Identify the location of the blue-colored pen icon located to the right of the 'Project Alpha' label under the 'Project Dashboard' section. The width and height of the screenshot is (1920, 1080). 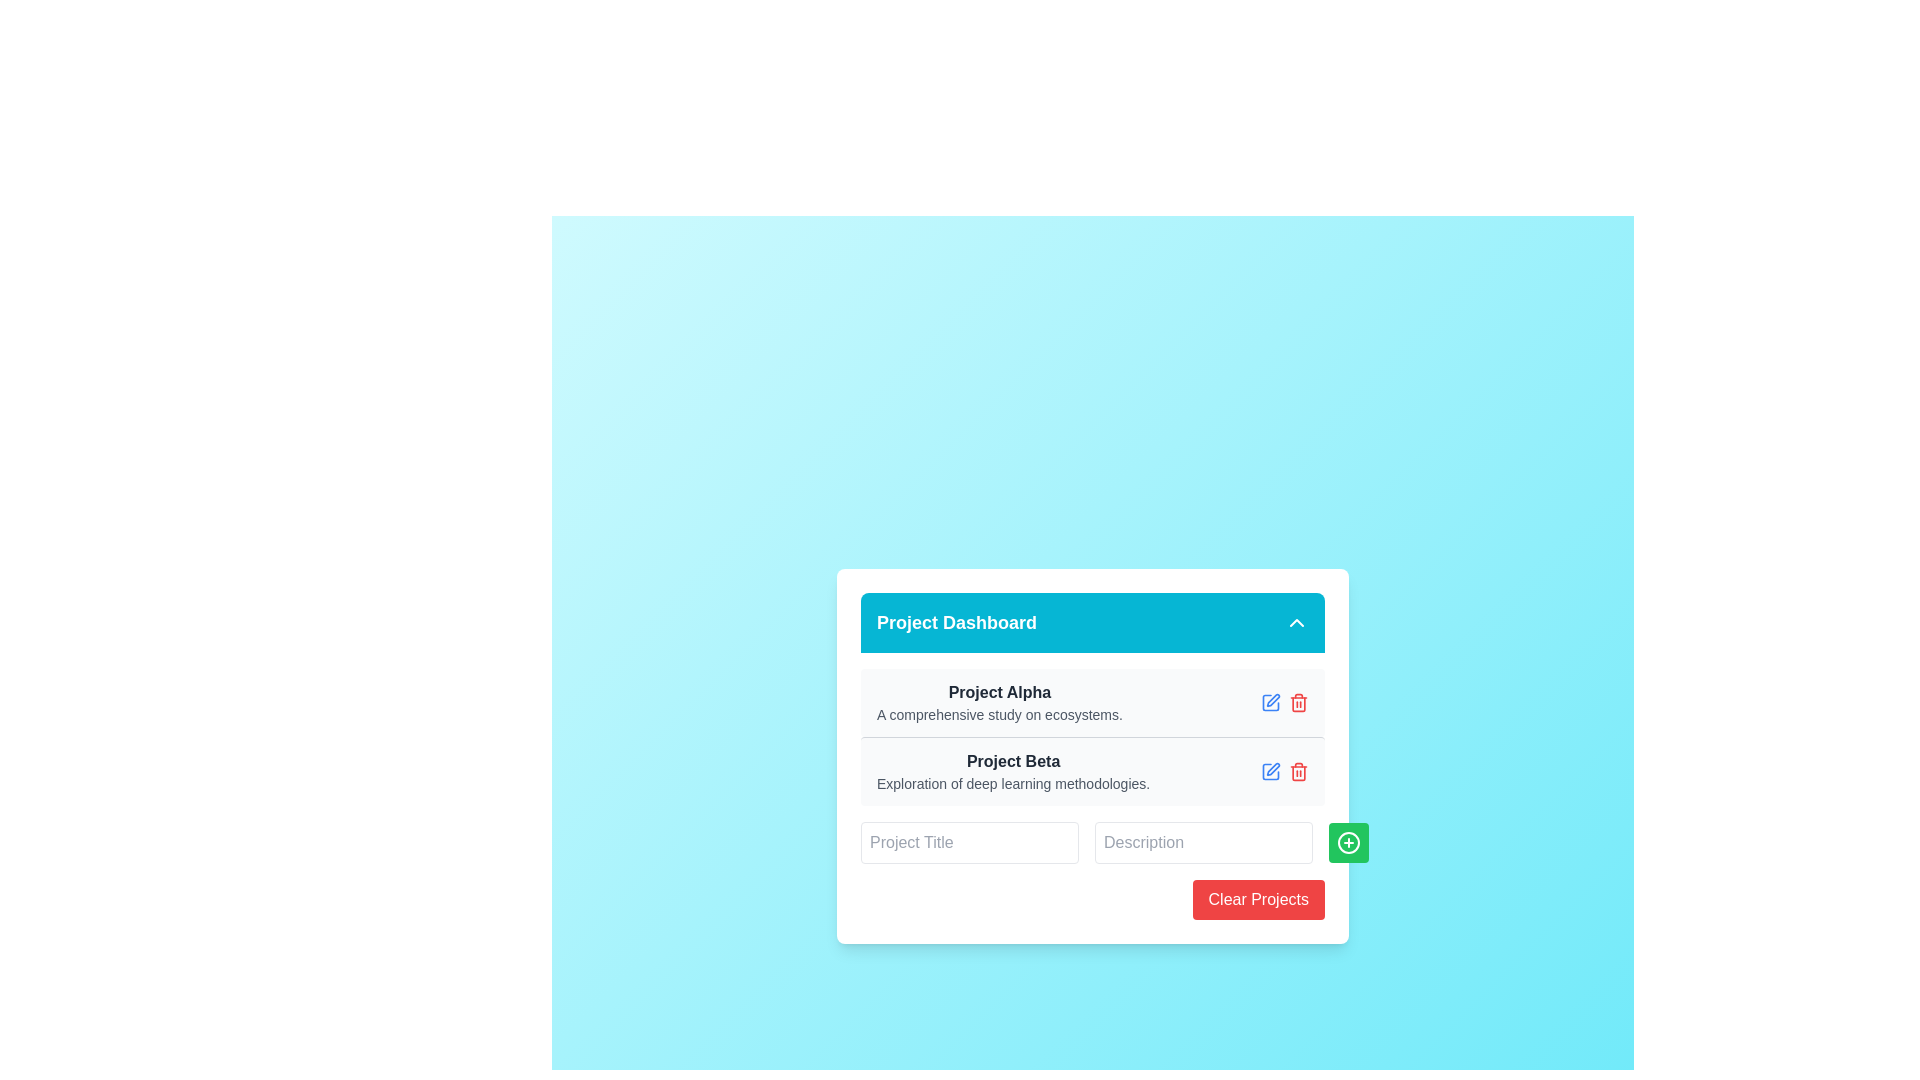
(1270, 701).